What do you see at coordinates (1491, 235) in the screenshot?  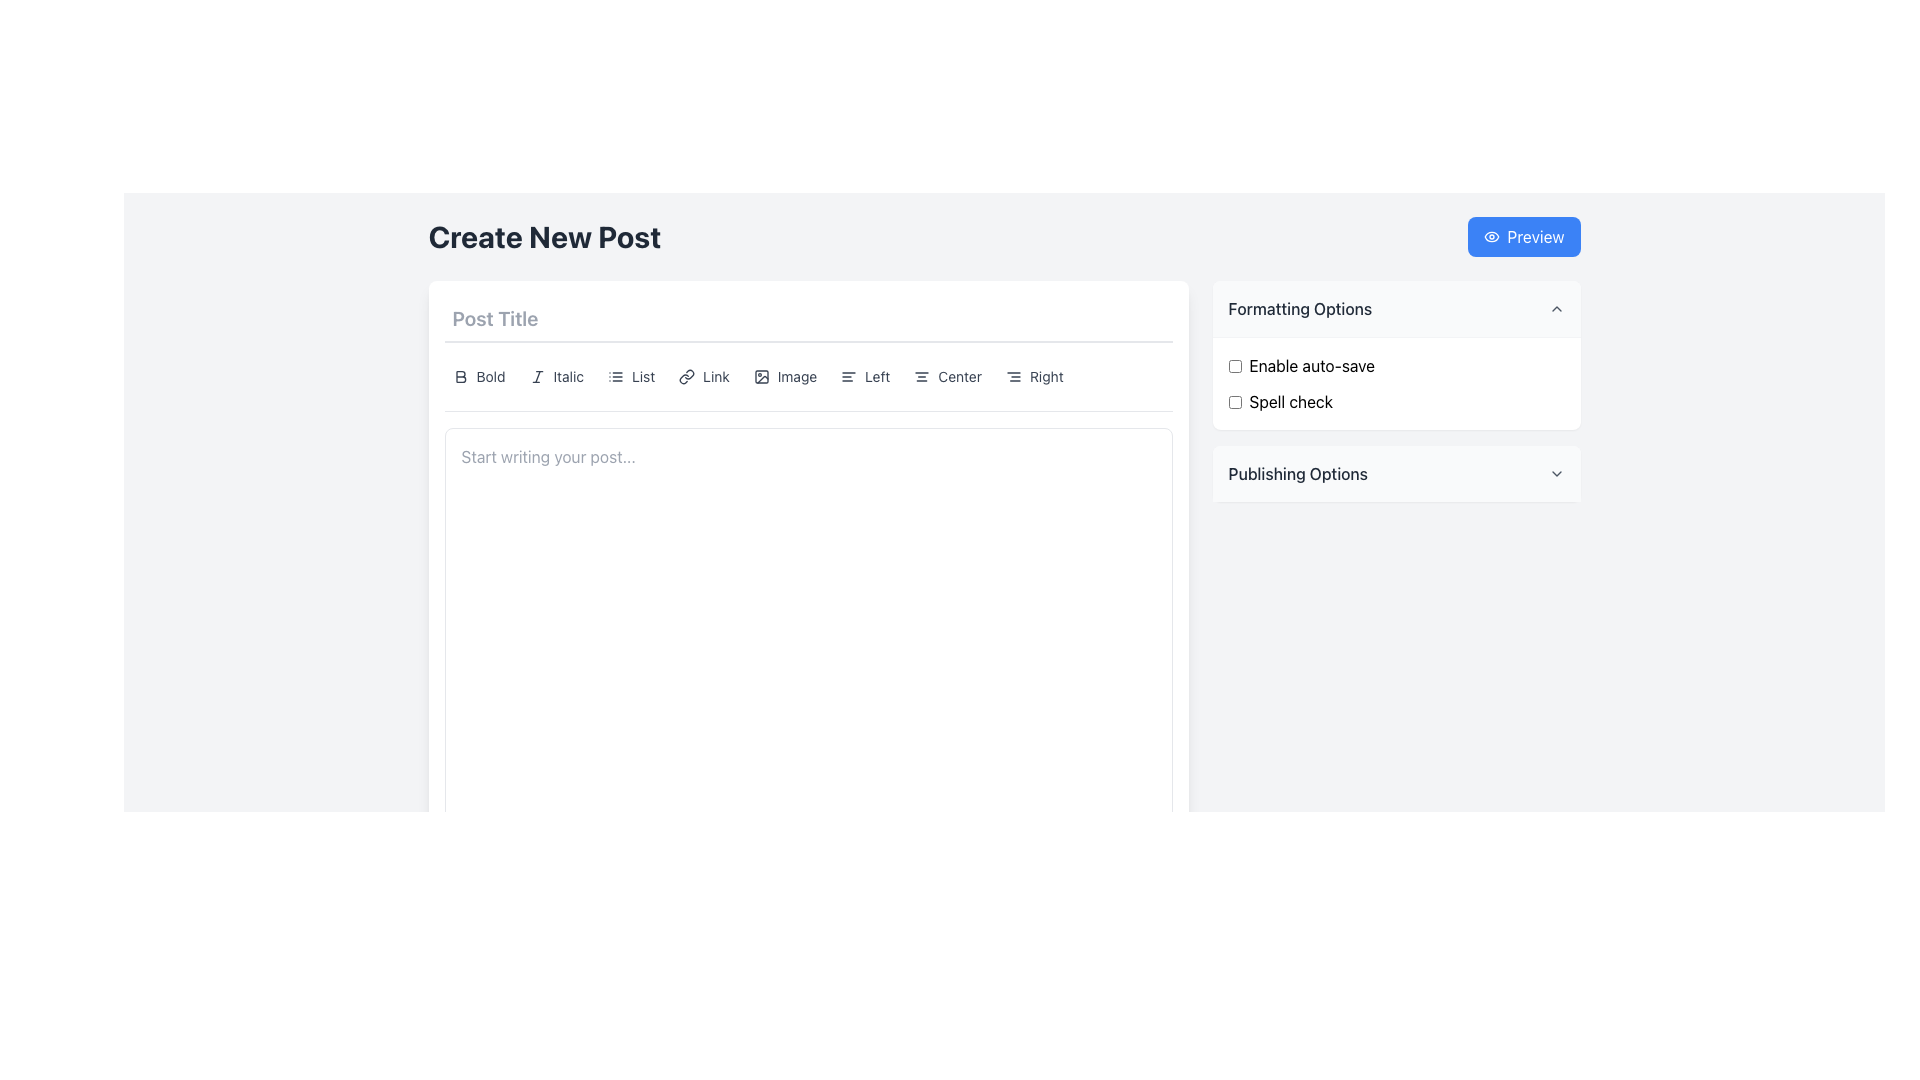 I see `the leftmost eye icon in the upper right corner of the interface` at bounding box center [1491, 235].